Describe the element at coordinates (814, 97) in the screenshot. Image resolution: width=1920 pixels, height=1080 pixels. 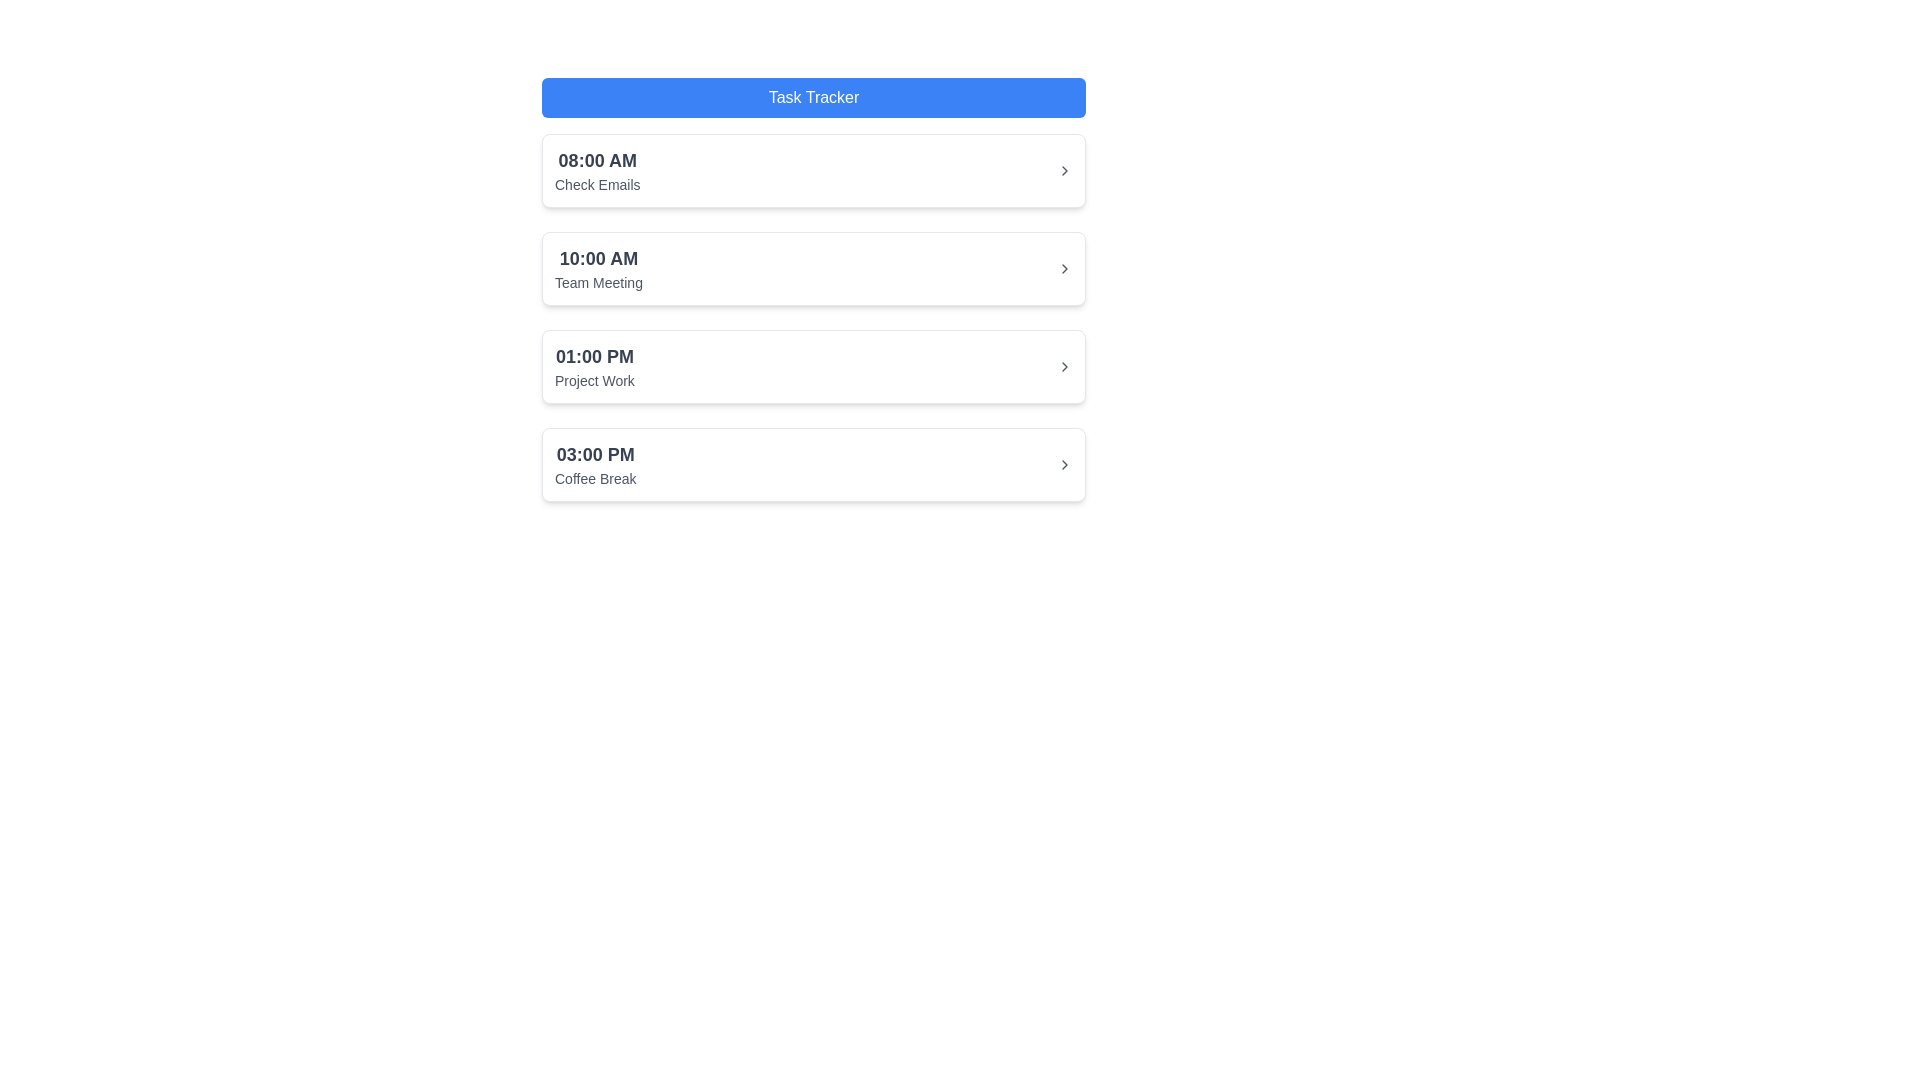
I see `text content of the Header located at the top of the interface, which provides context for the content below it` at that location.